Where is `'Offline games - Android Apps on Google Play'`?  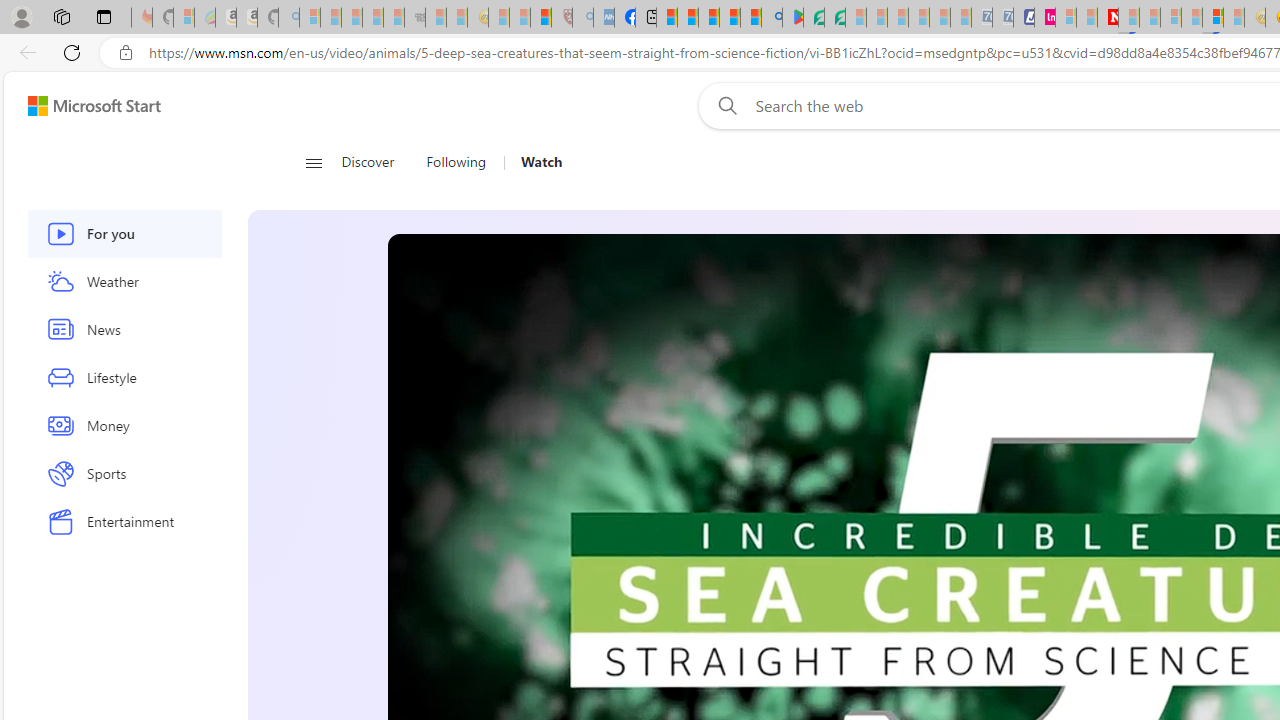 'Offline games - Android Apps on Google Play' is located at coordinates (791, 17).